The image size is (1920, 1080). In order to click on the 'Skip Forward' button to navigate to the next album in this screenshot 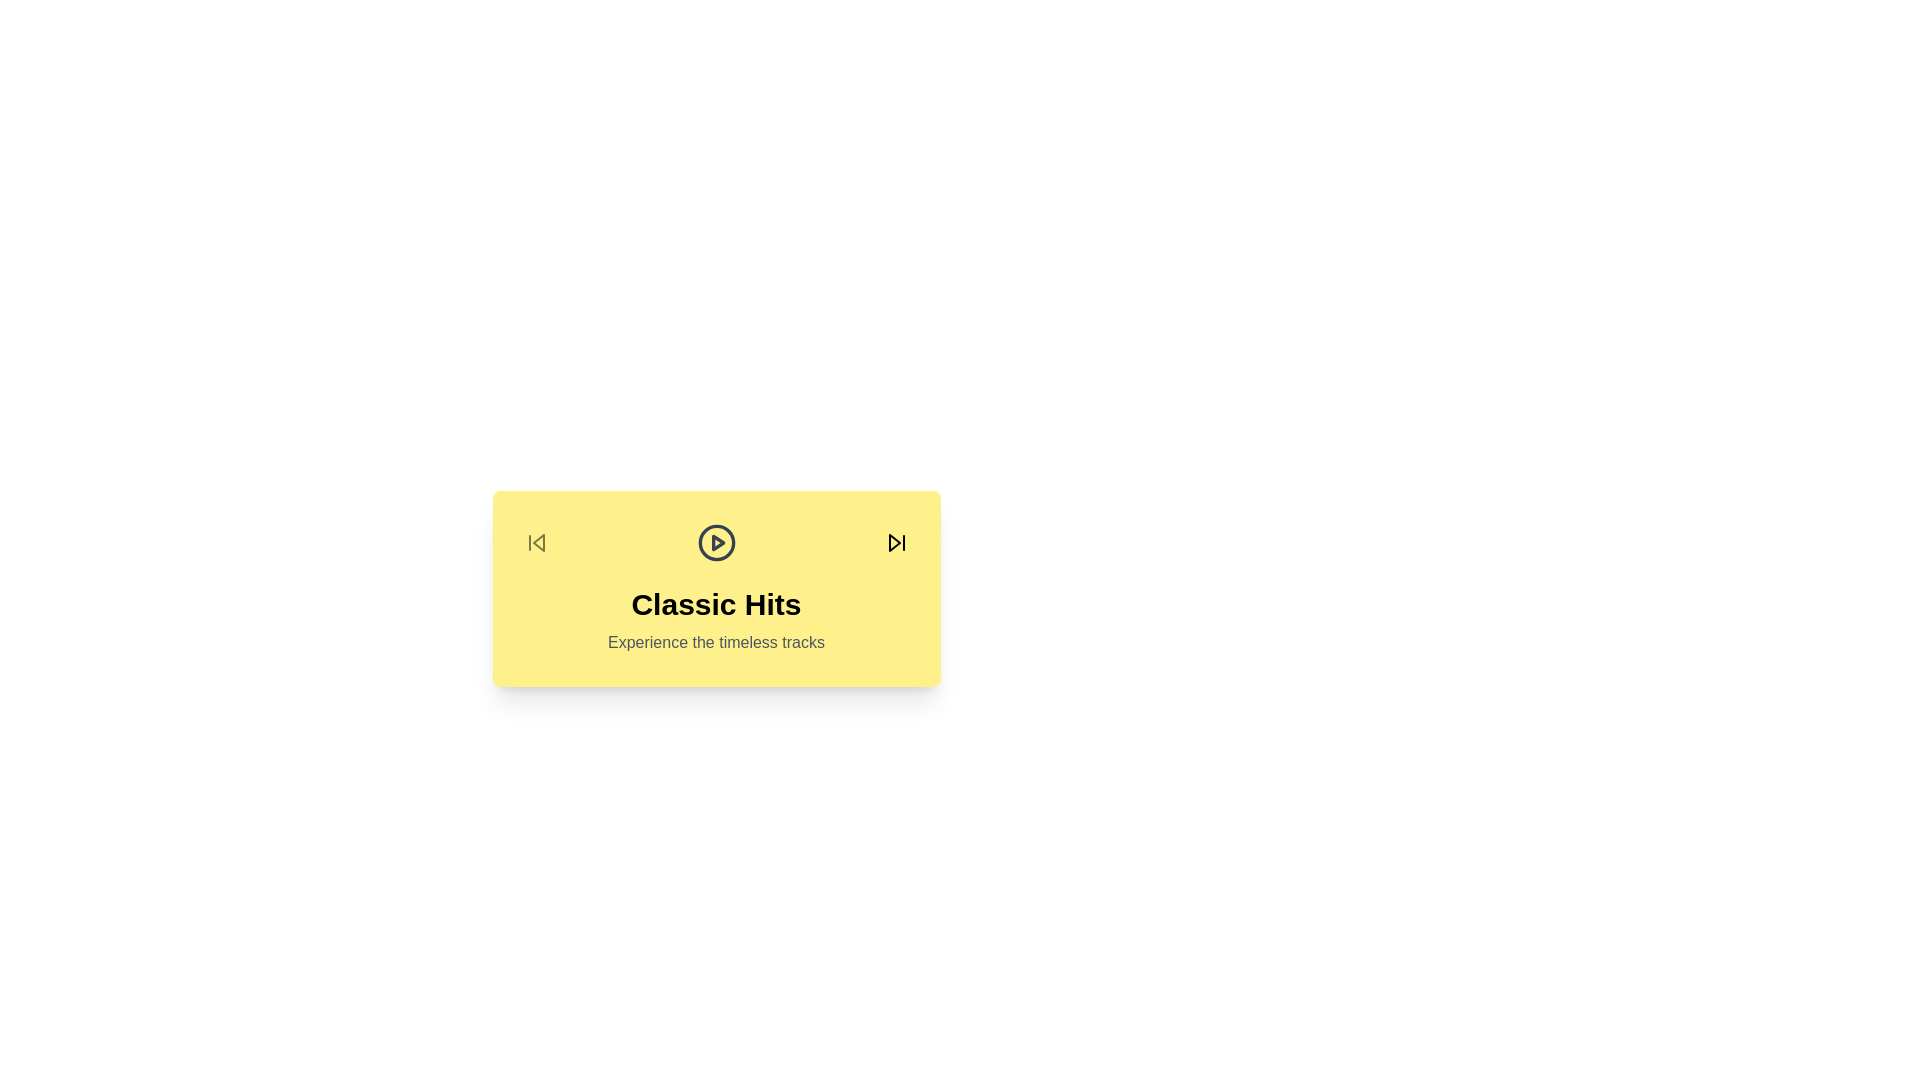, I will do `click(895, 543)`.